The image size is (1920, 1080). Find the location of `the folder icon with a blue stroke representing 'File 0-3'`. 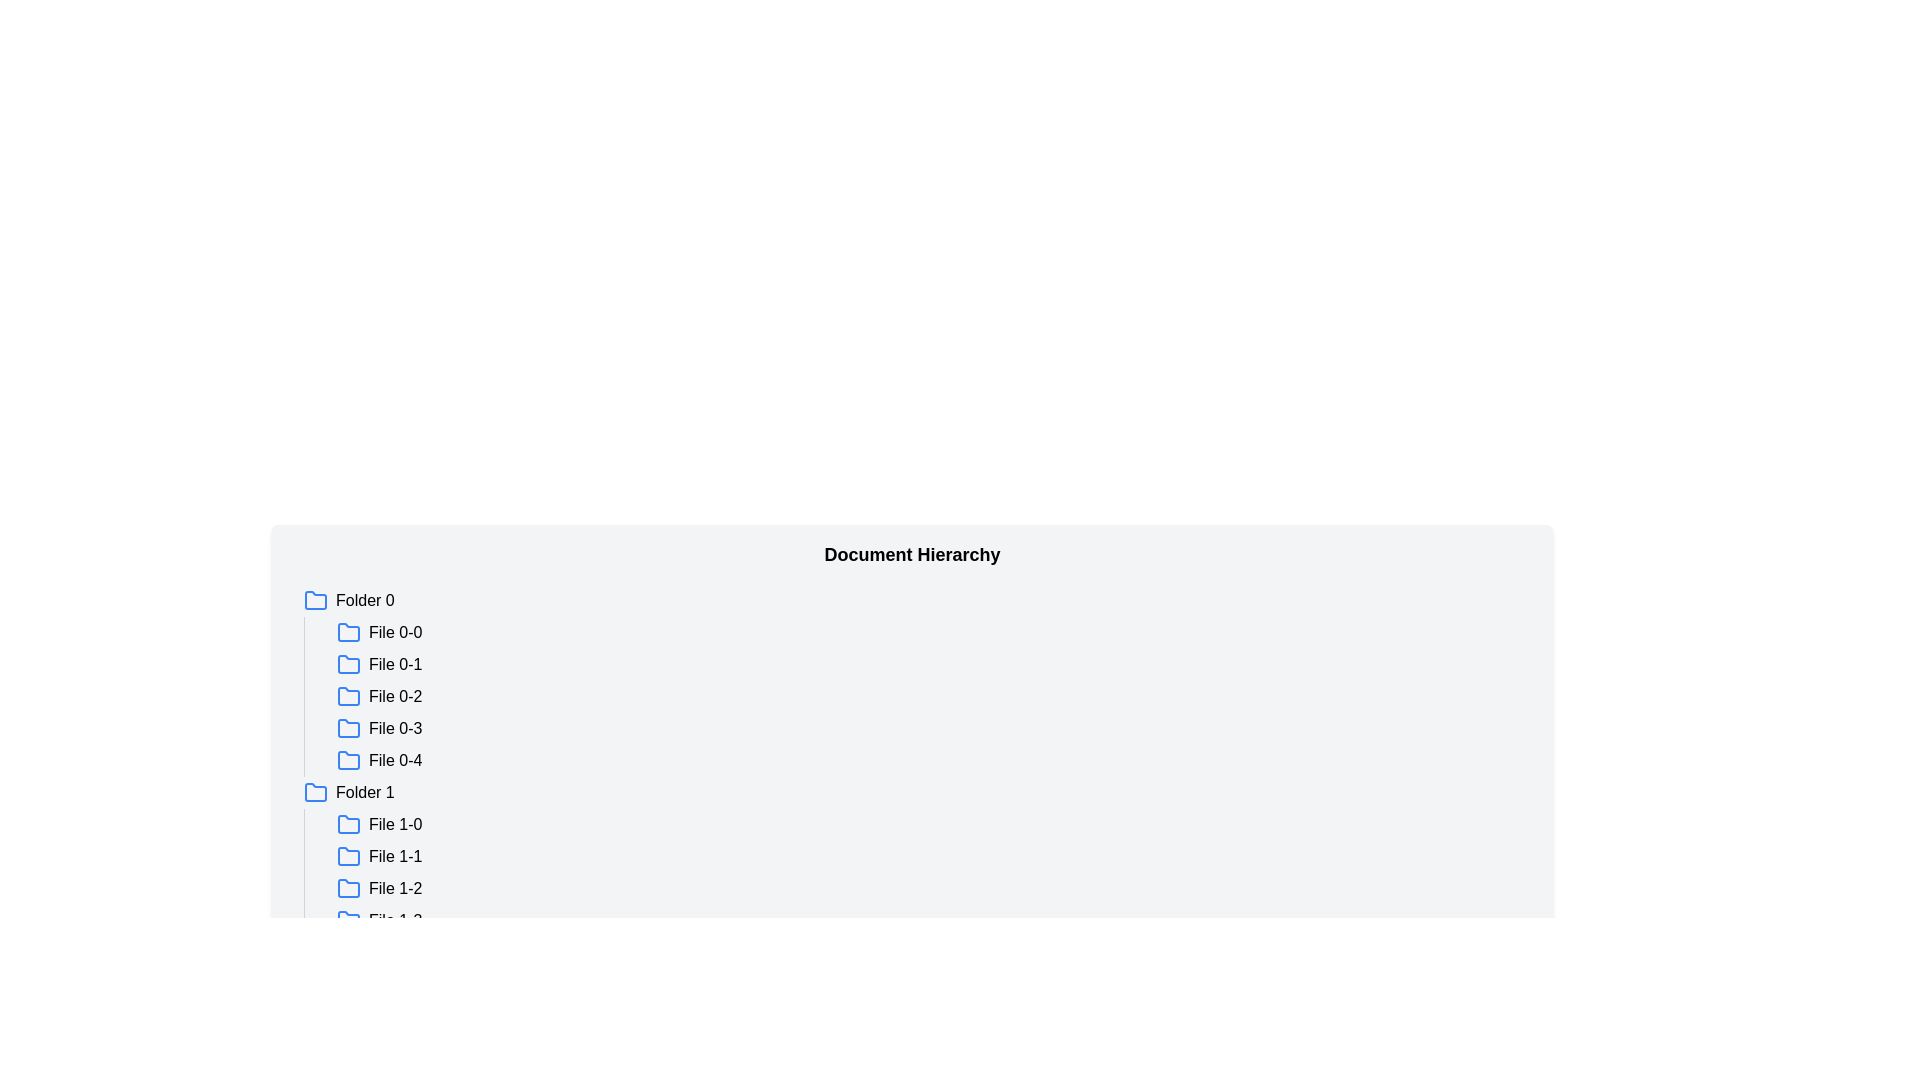

the folder icon with a blue stroke representing 'File 0-3' is located at coordinates (349, 729).